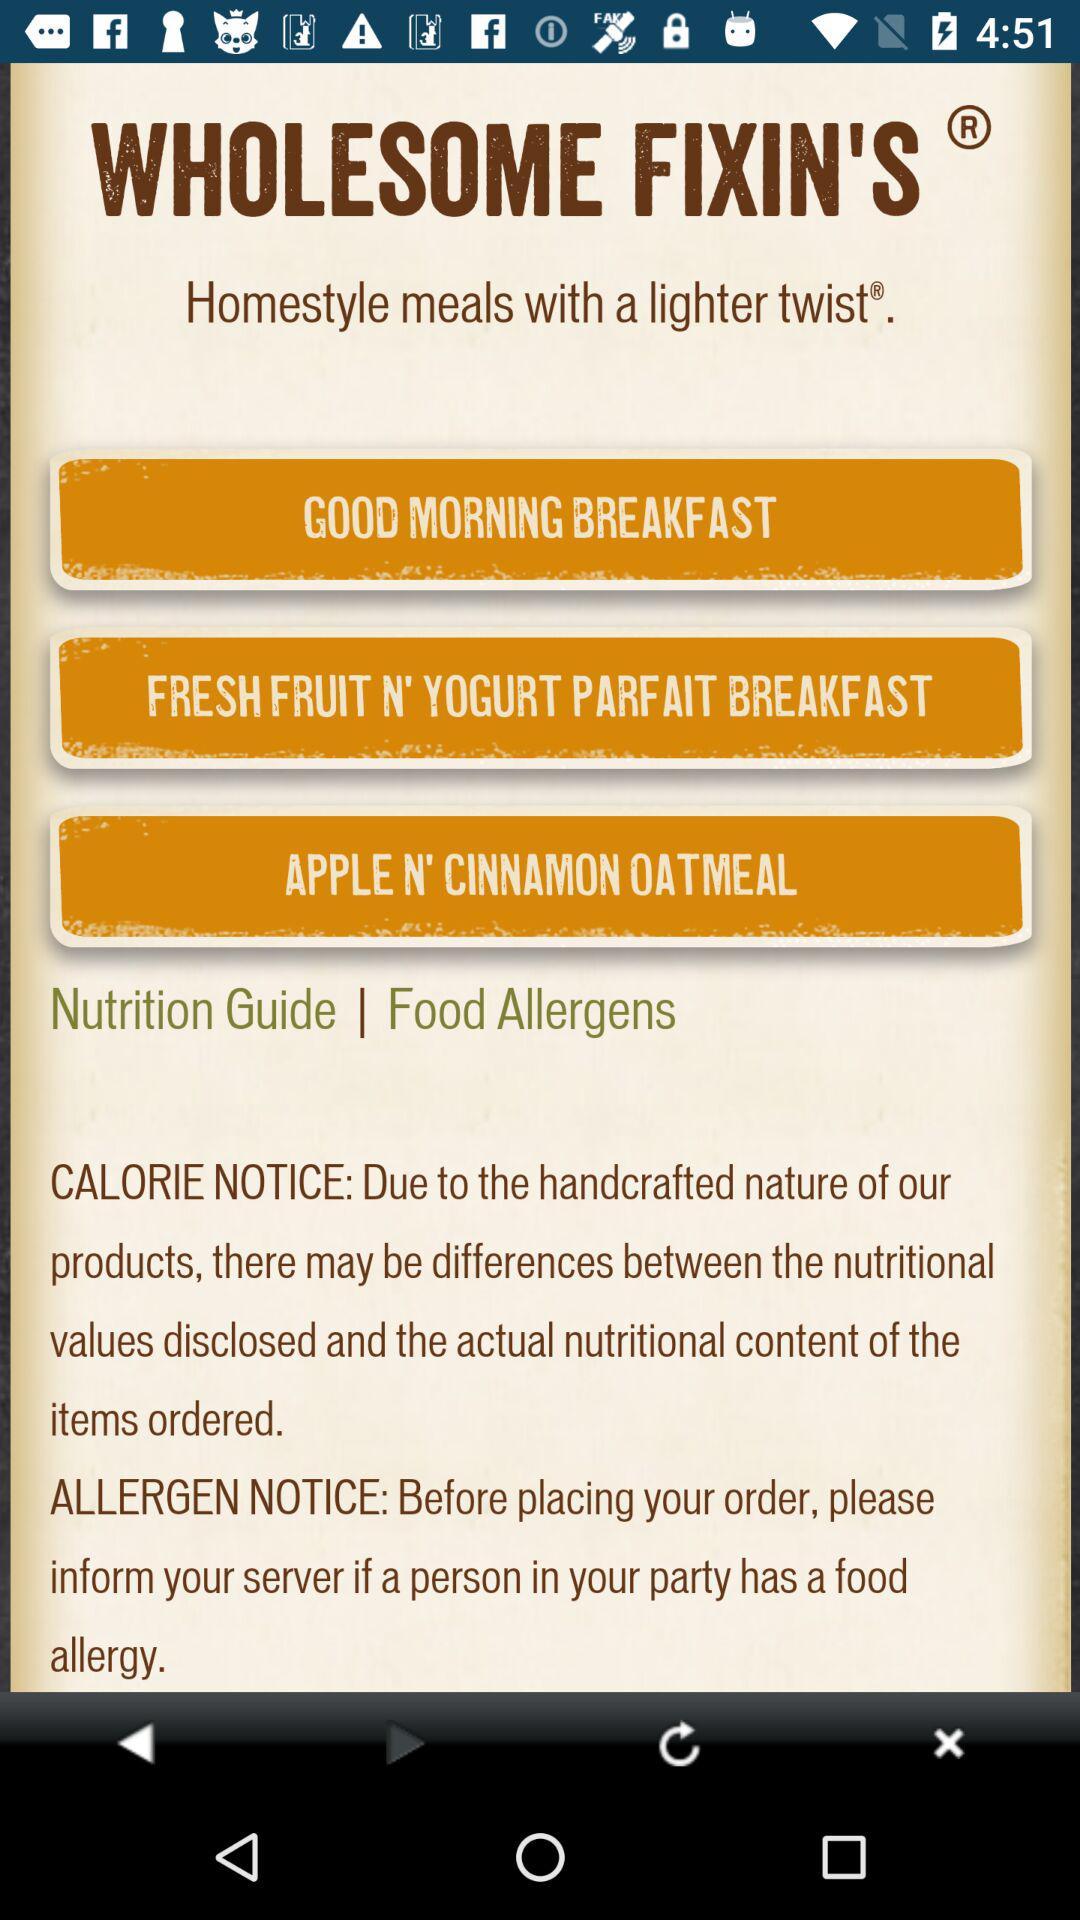 The image size is (1080, 1920). I want to click on this screen, so click(947, 1741).